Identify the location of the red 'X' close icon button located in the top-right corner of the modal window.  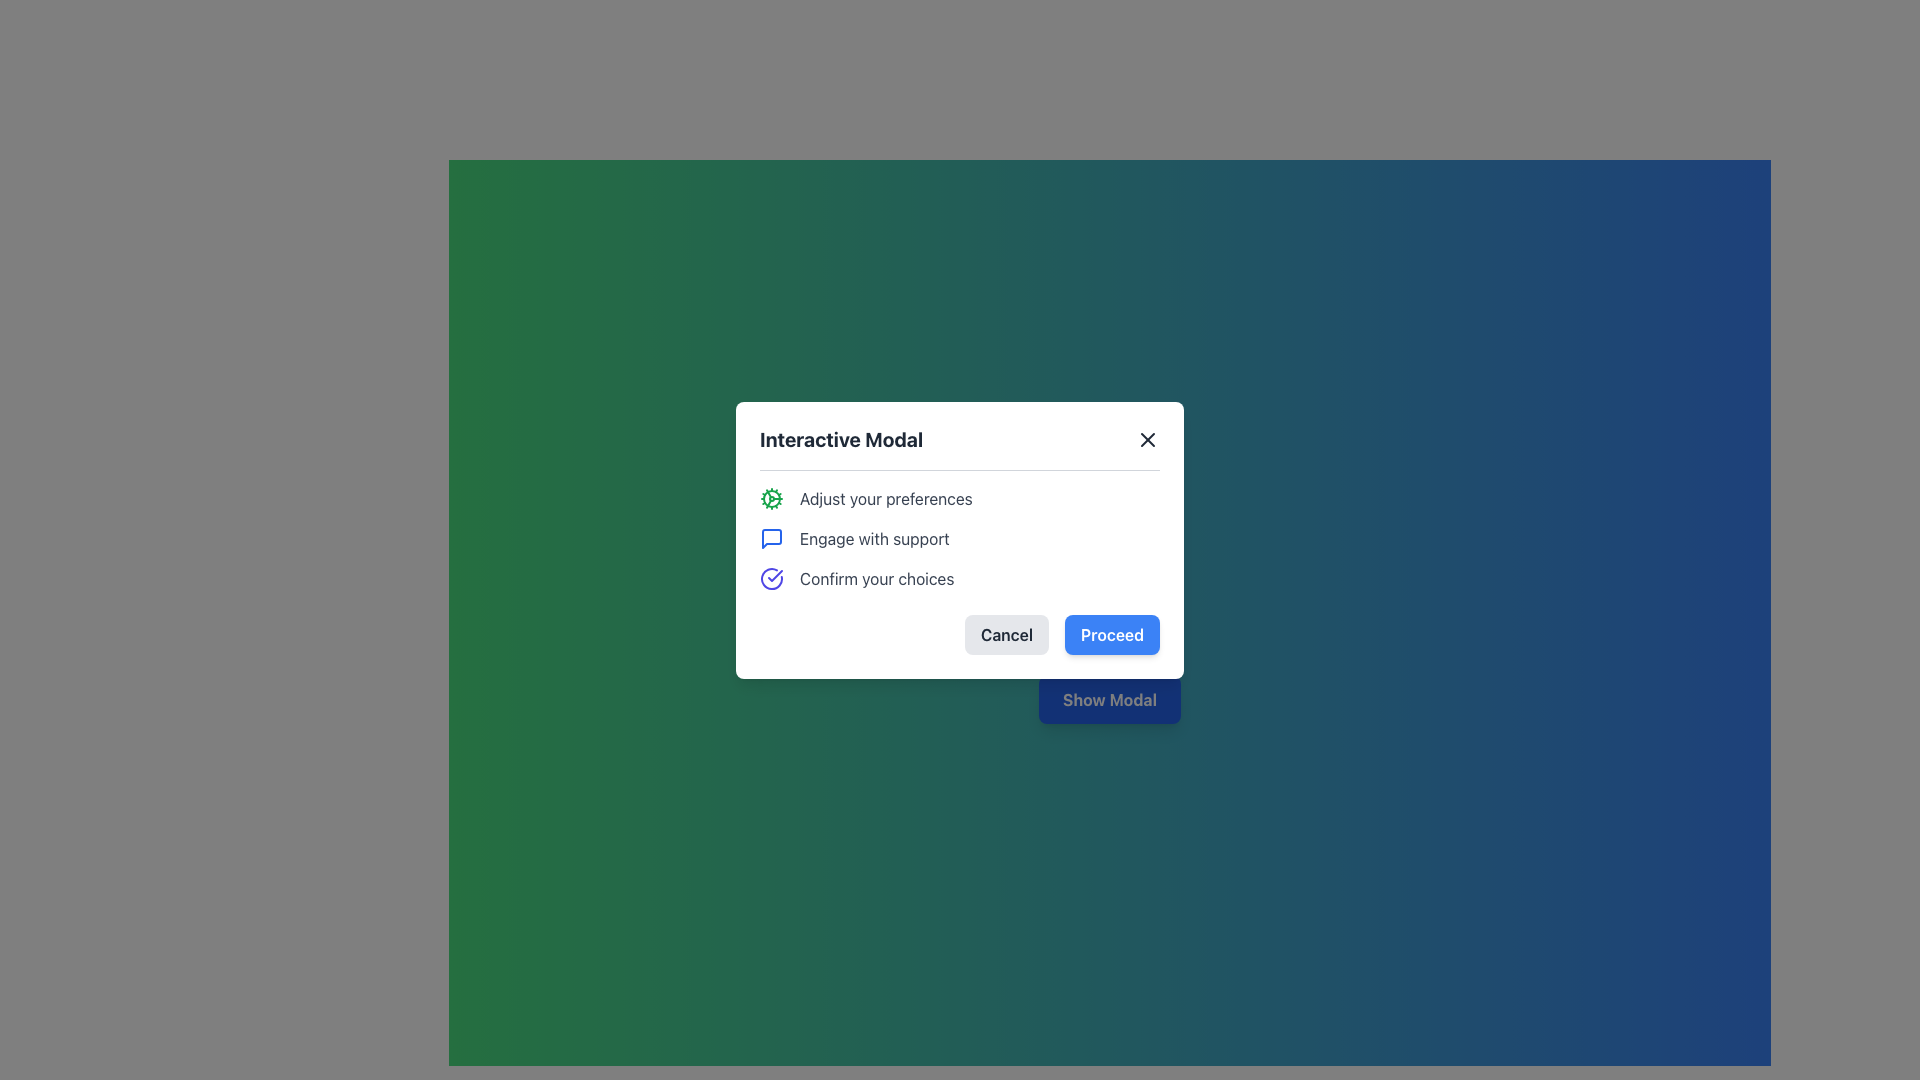
(1147, 438).